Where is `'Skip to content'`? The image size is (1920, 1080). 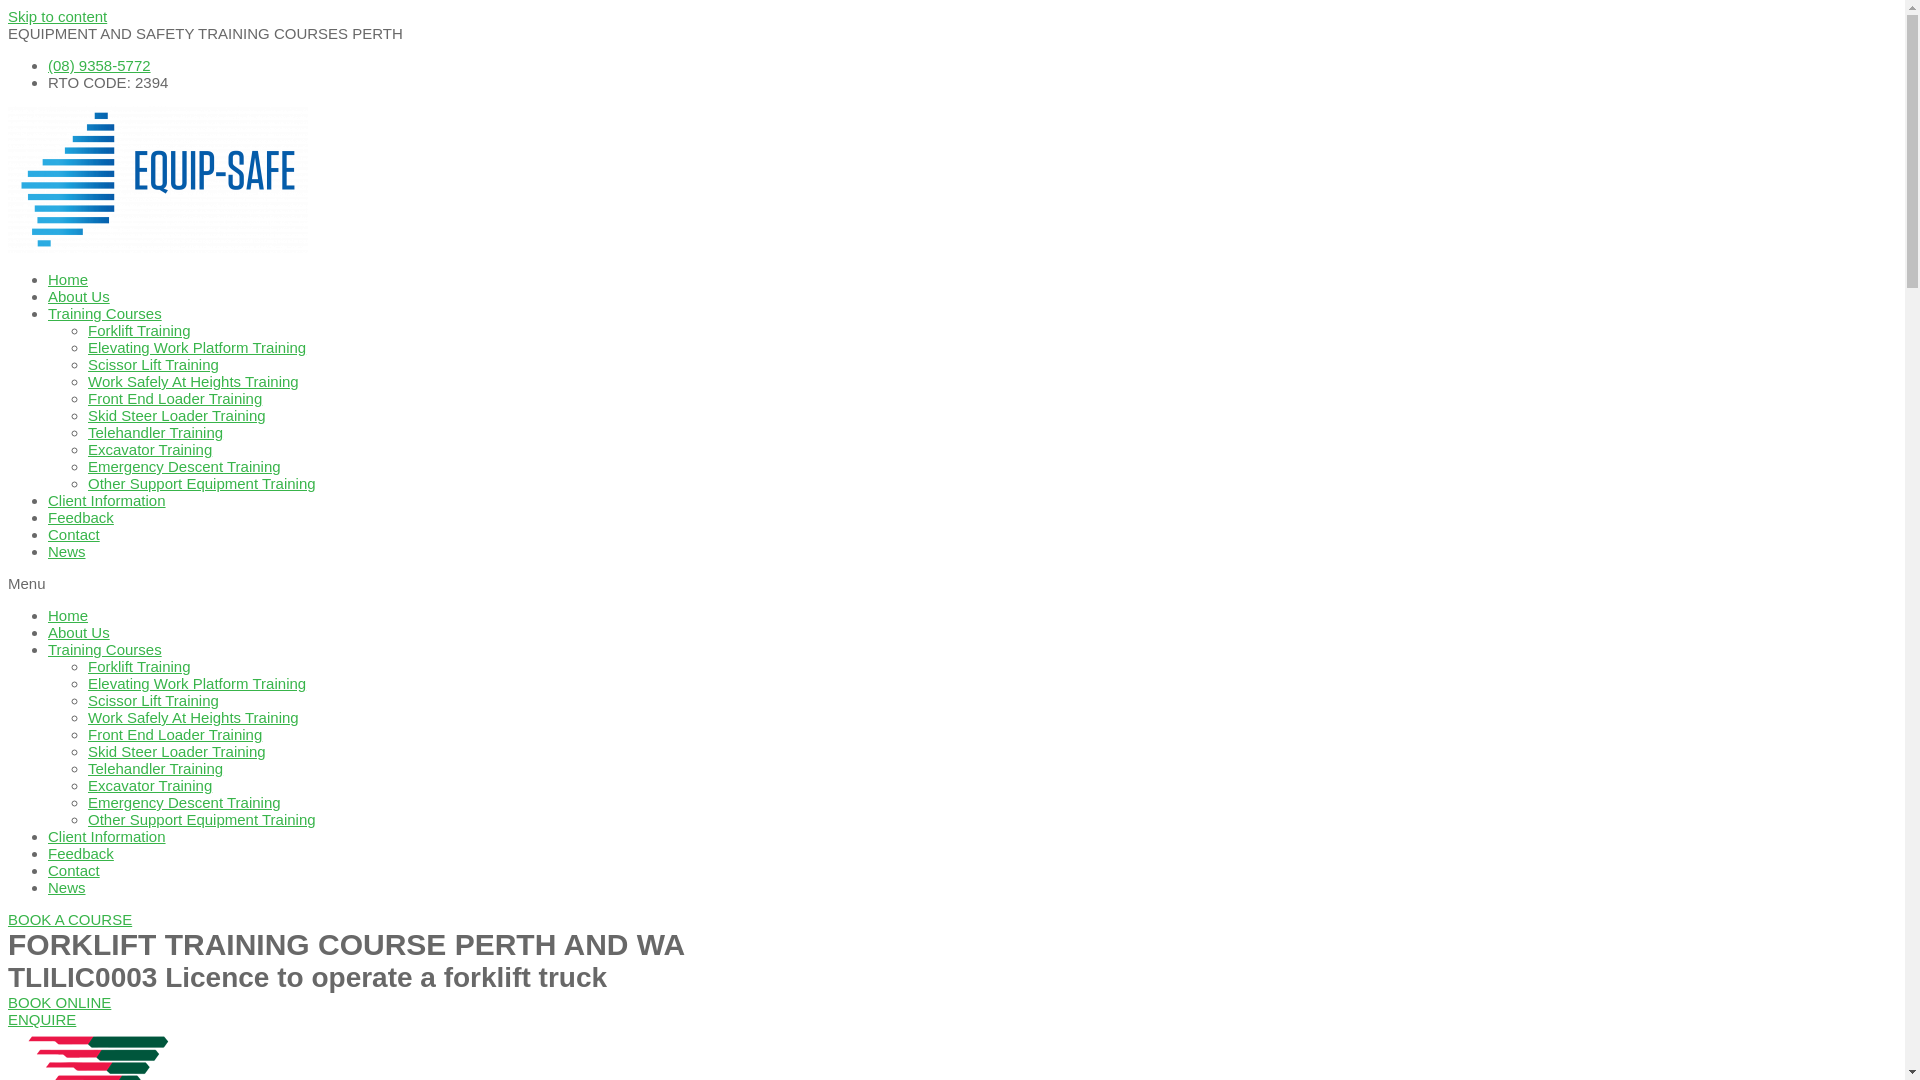
'Skip to content' is located at coordinates (57, 16).